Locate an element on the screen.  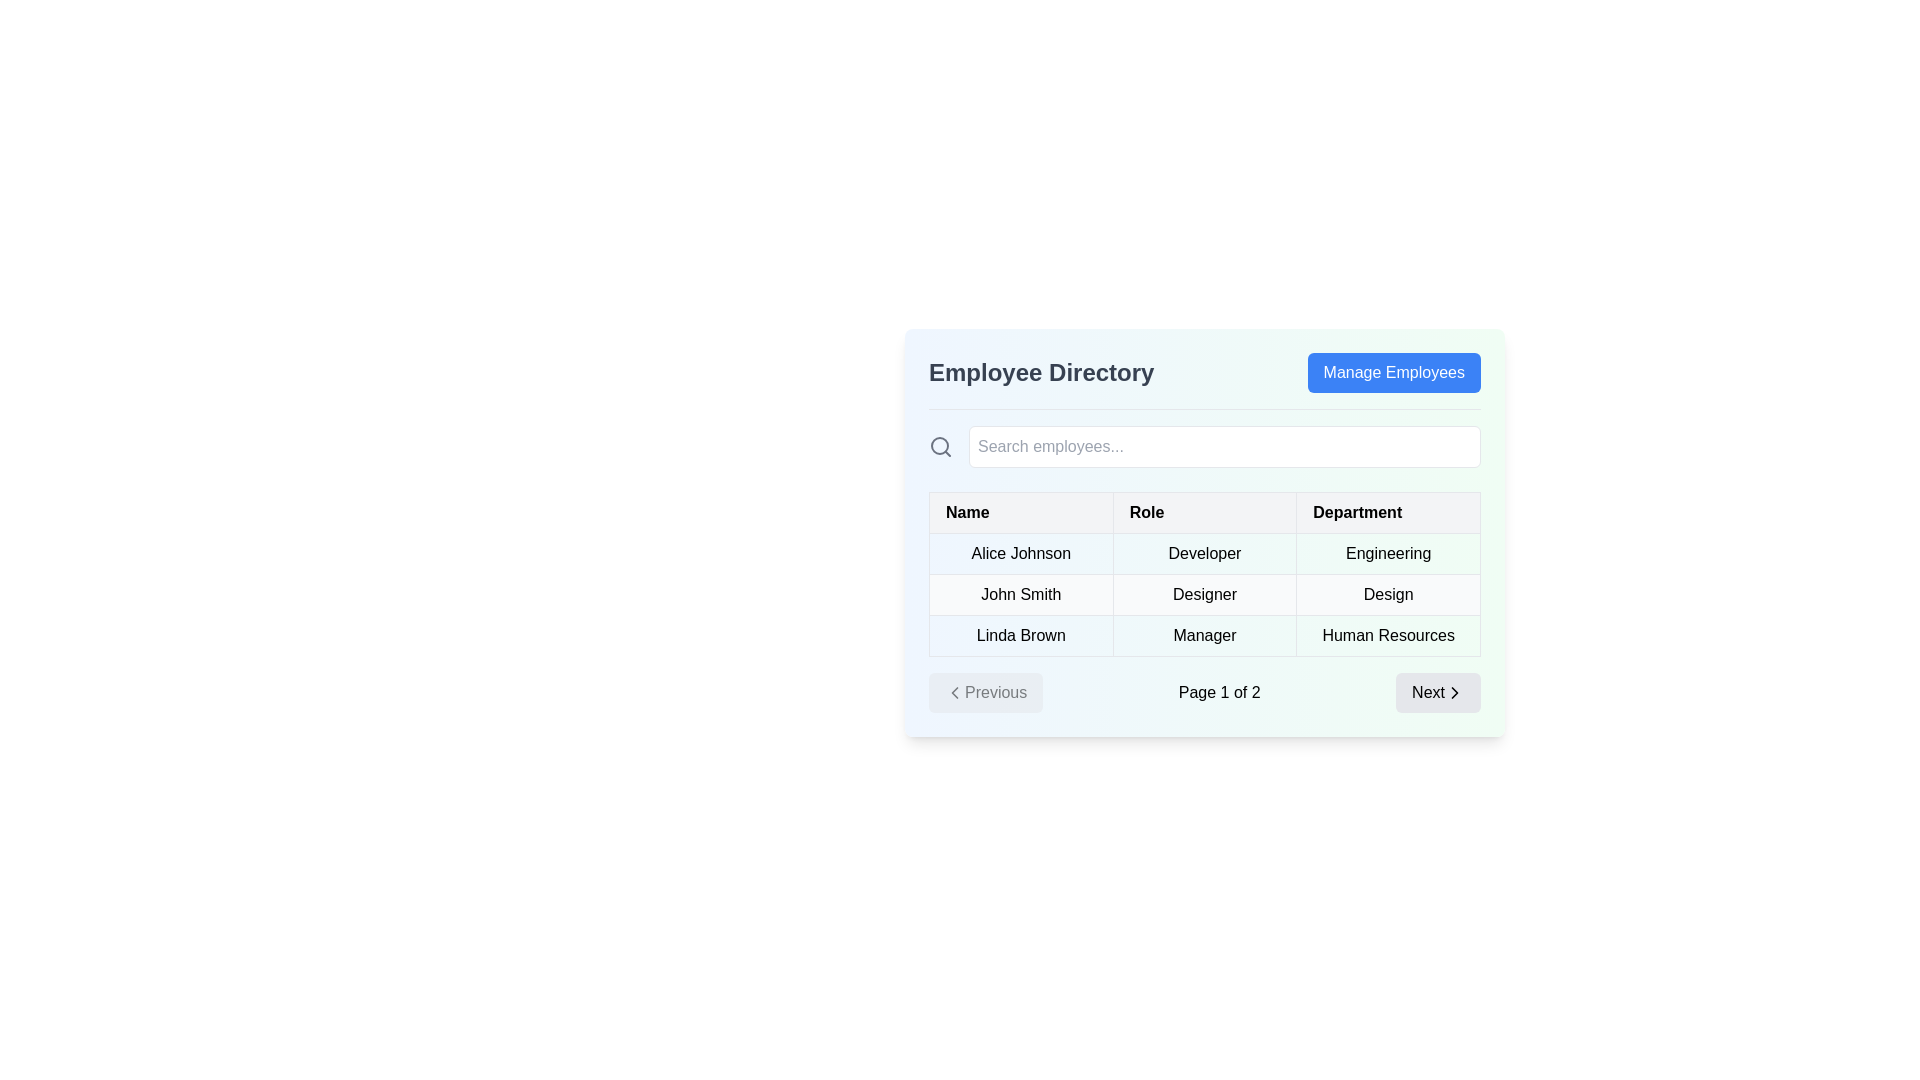
the 'Manage Employees' button, which is a blue rectangular button with white text, located at the top-right corner of the 'Employee Directory' section, to observe the style change is located at coordinates (1393, 373).